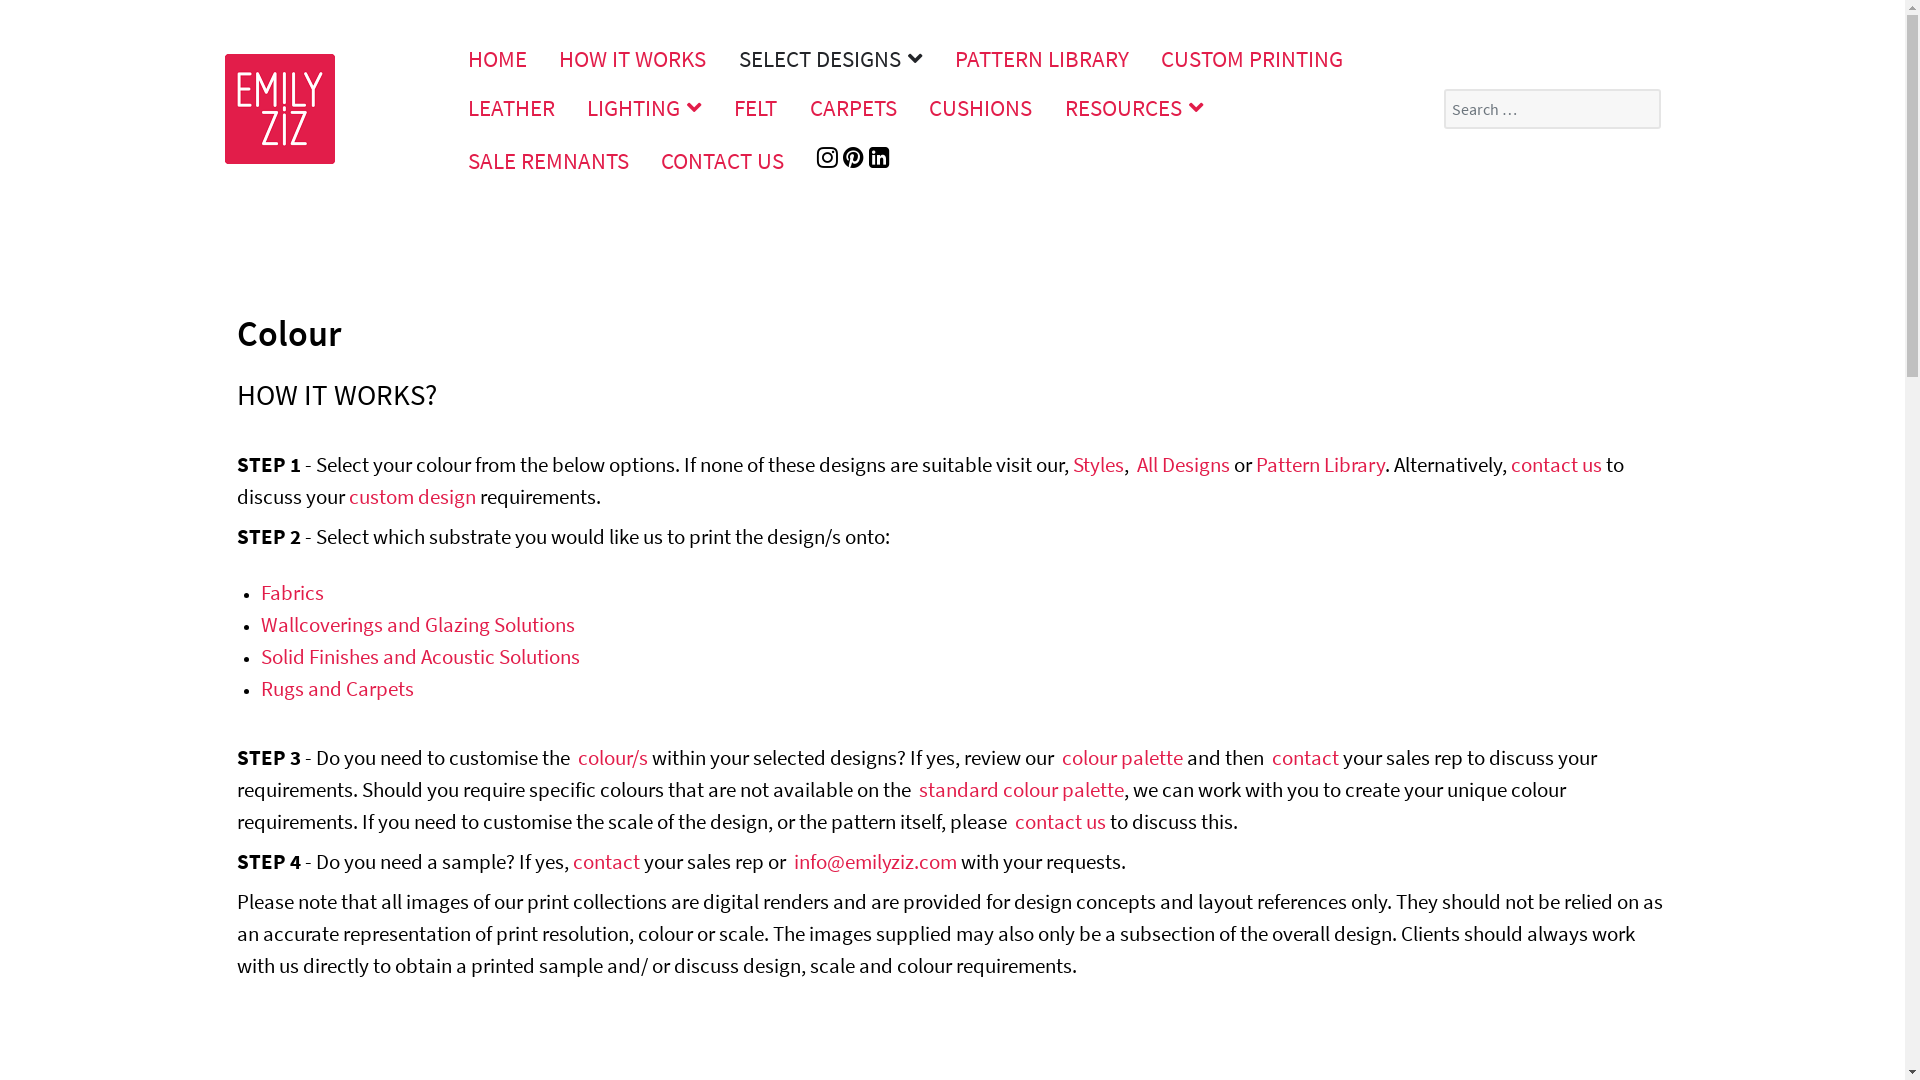 The width and height of the screenshot is (1920, 1080). I want to click on 'Emilyziz', so click(277, 105).